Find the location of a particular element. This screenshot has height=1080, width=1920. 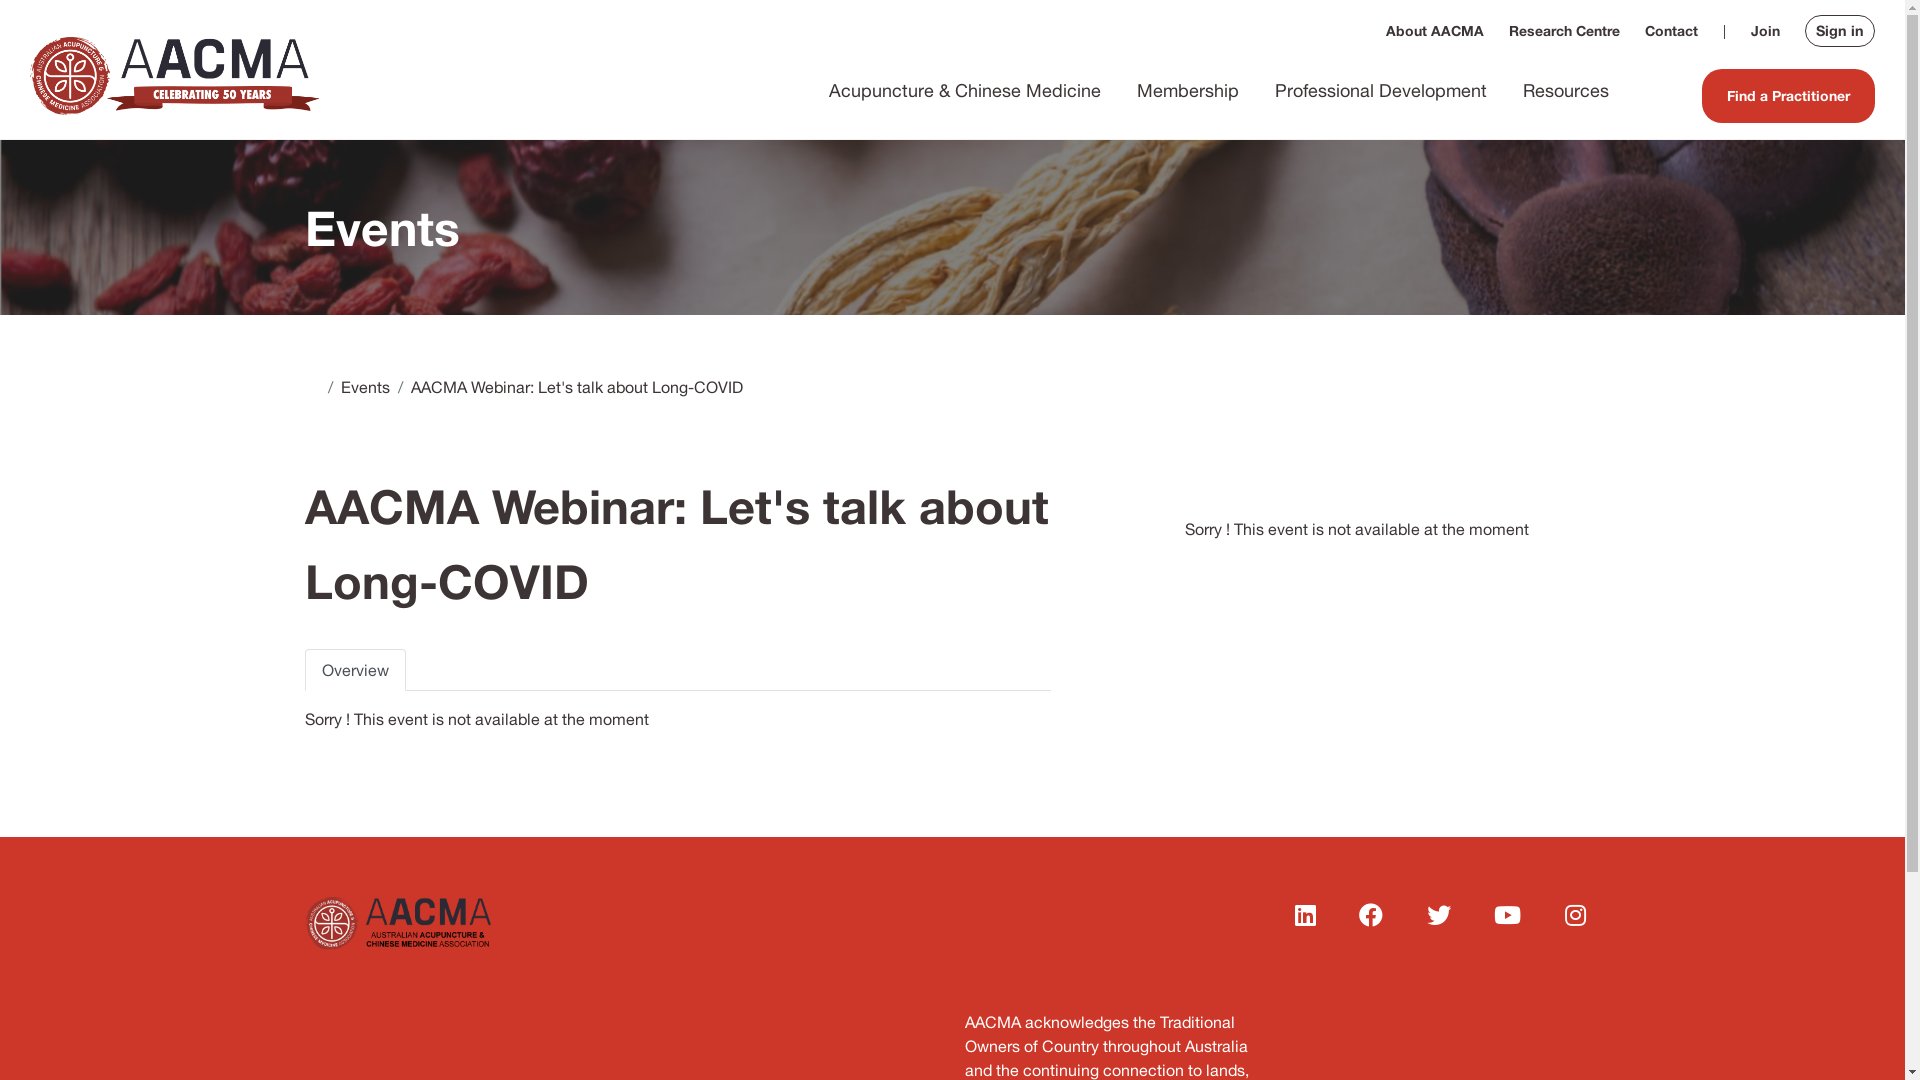

'Professional Development' is located at coordinates (1380, 91).